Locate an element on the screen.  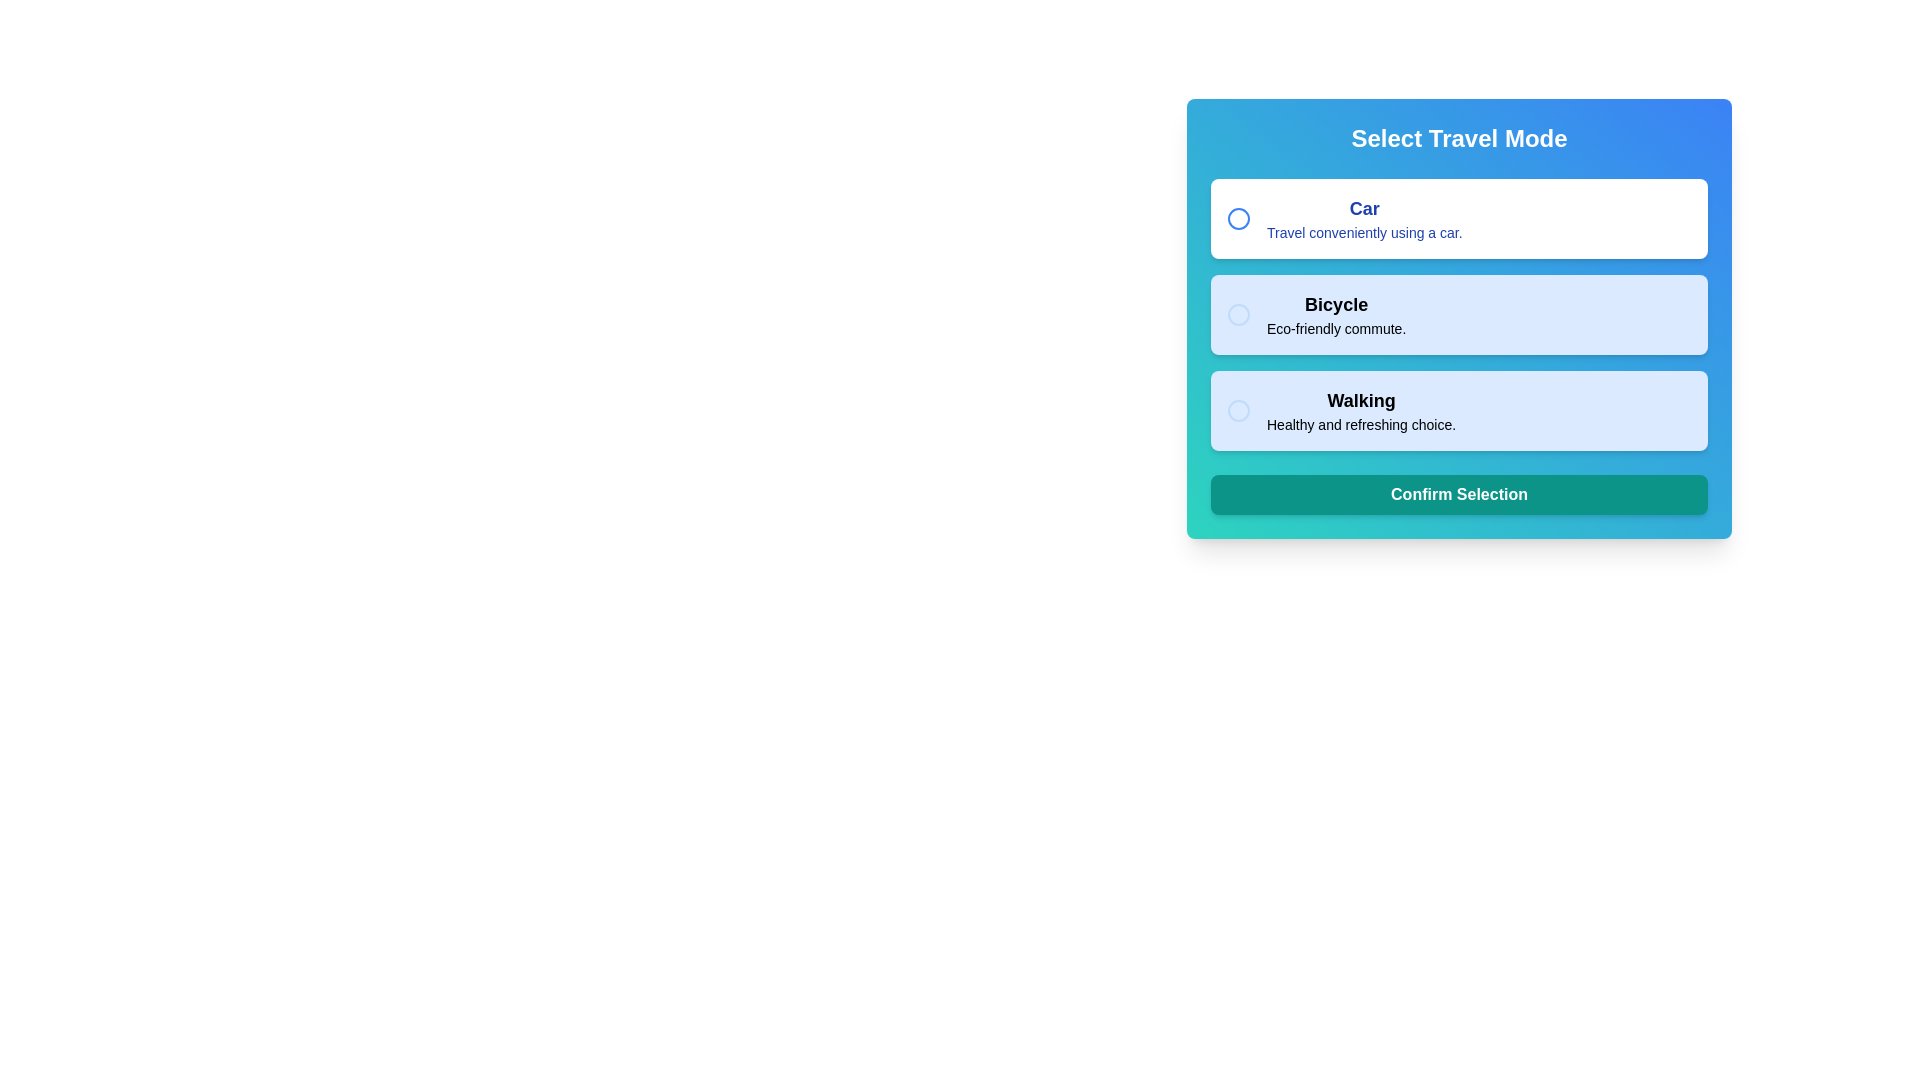
the interactive list item for 'Bicycle' is located at coordinates (1459, 315).